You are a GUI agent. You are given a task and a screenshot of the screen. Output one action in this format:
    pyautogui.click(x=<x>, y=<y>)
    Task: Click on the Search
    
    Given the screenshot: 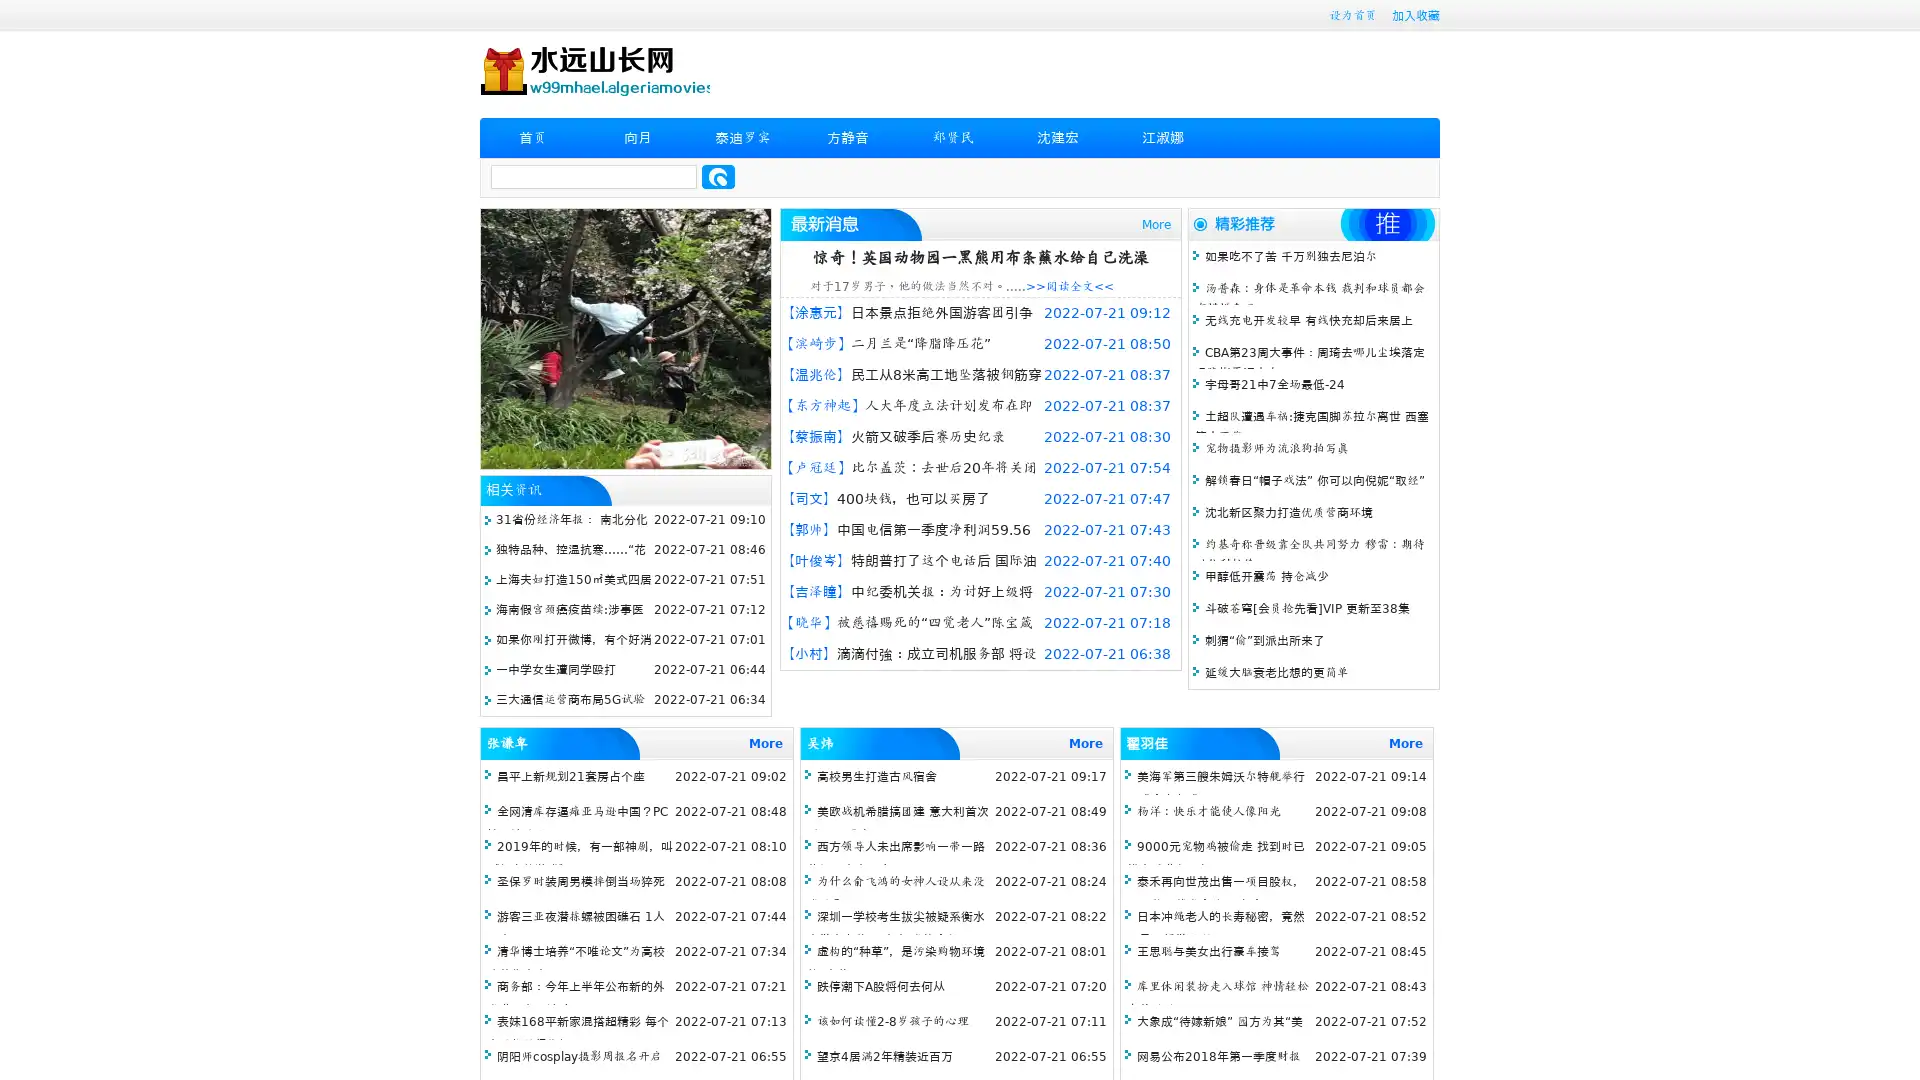 What is the action you would take?
    pyautogui.click(x=718, y=176)
    